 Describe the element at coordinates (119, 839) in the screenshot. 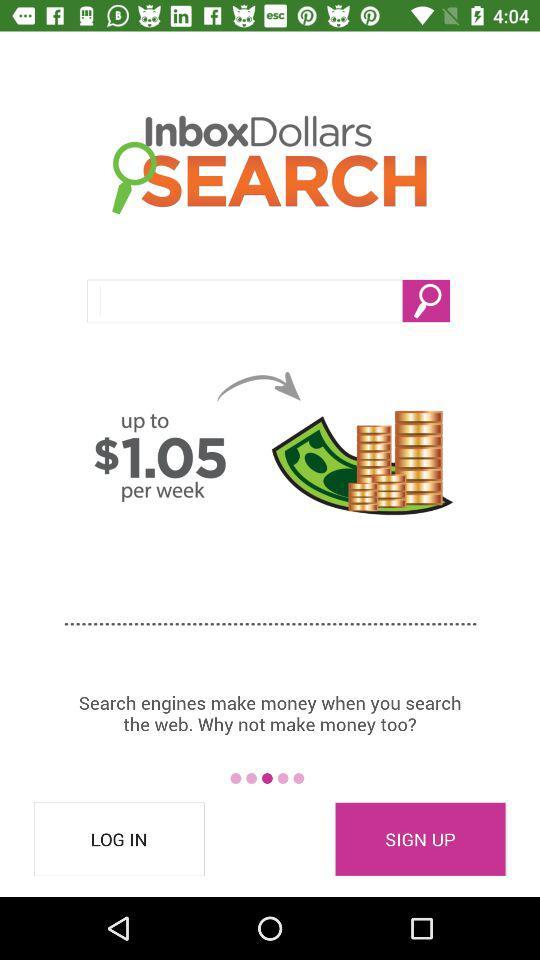

I see `item to the left of sign up item` at that location.